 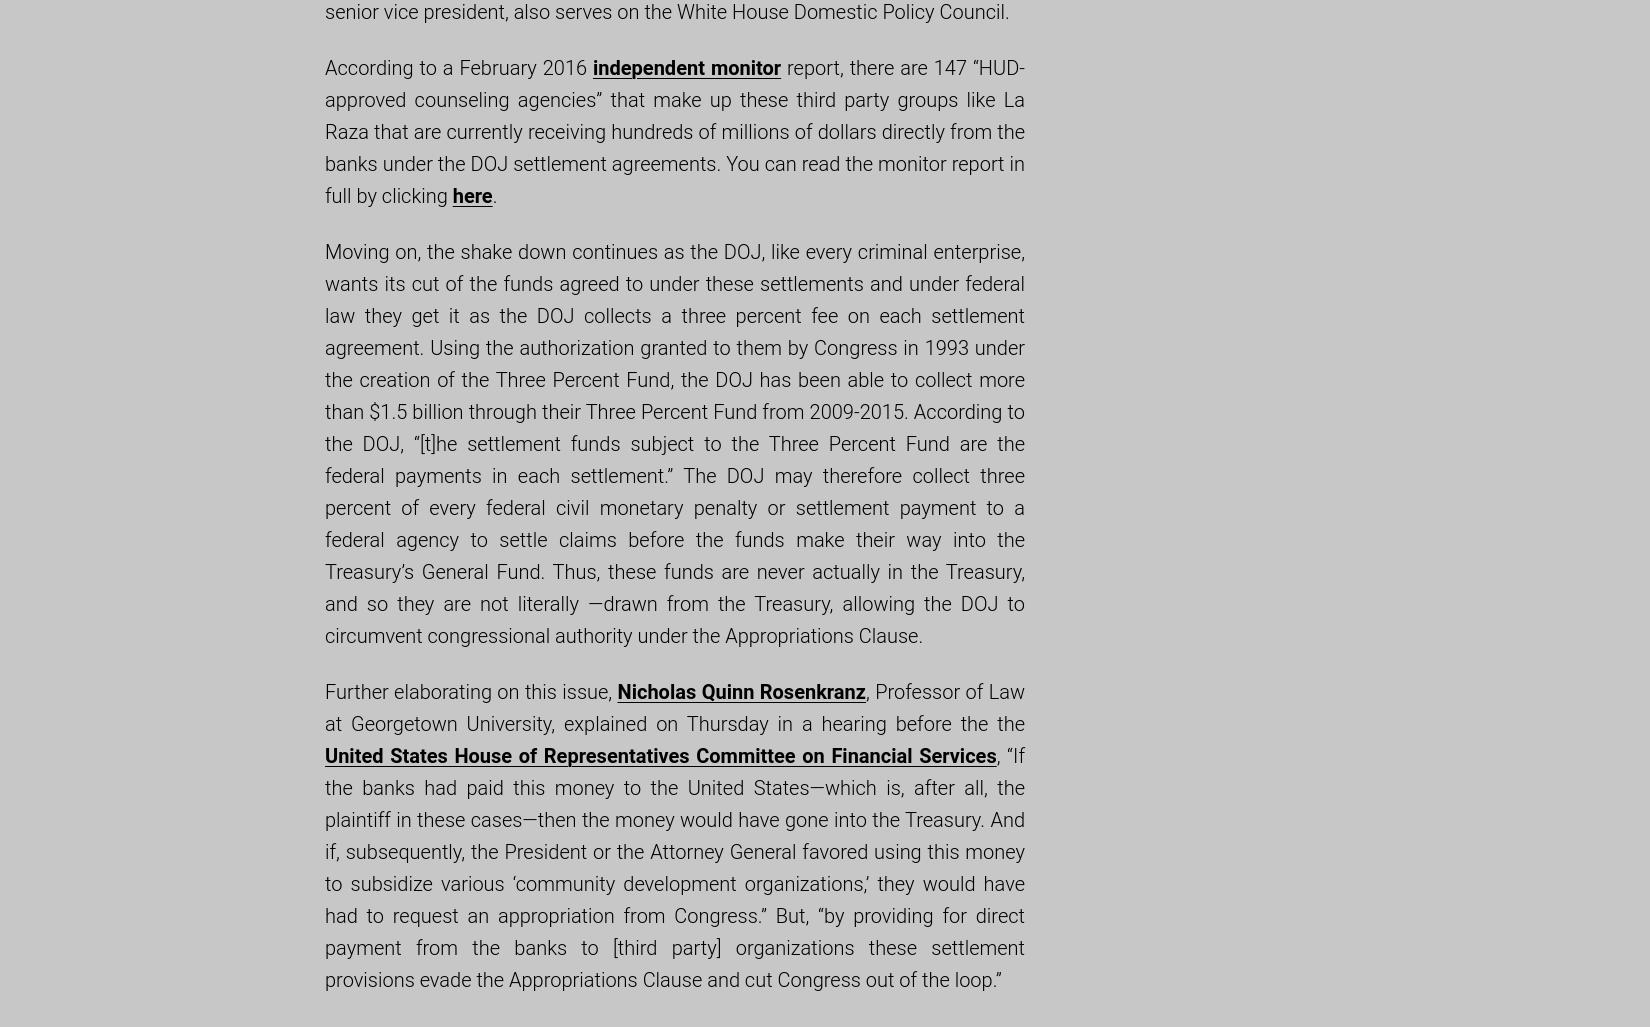 I want to click on 'Moving on, the shake down continues as the DOJ, like every criminal enterprise, wants its cut of the funds agreed to under these settlements and under federal law they get it as the DOJ collects a three percent fee on each settlement agreement. Using the authorization granted to them by Congress in 1993 under the creation of the Three Percent Fund,', so click(x=674, y=315).